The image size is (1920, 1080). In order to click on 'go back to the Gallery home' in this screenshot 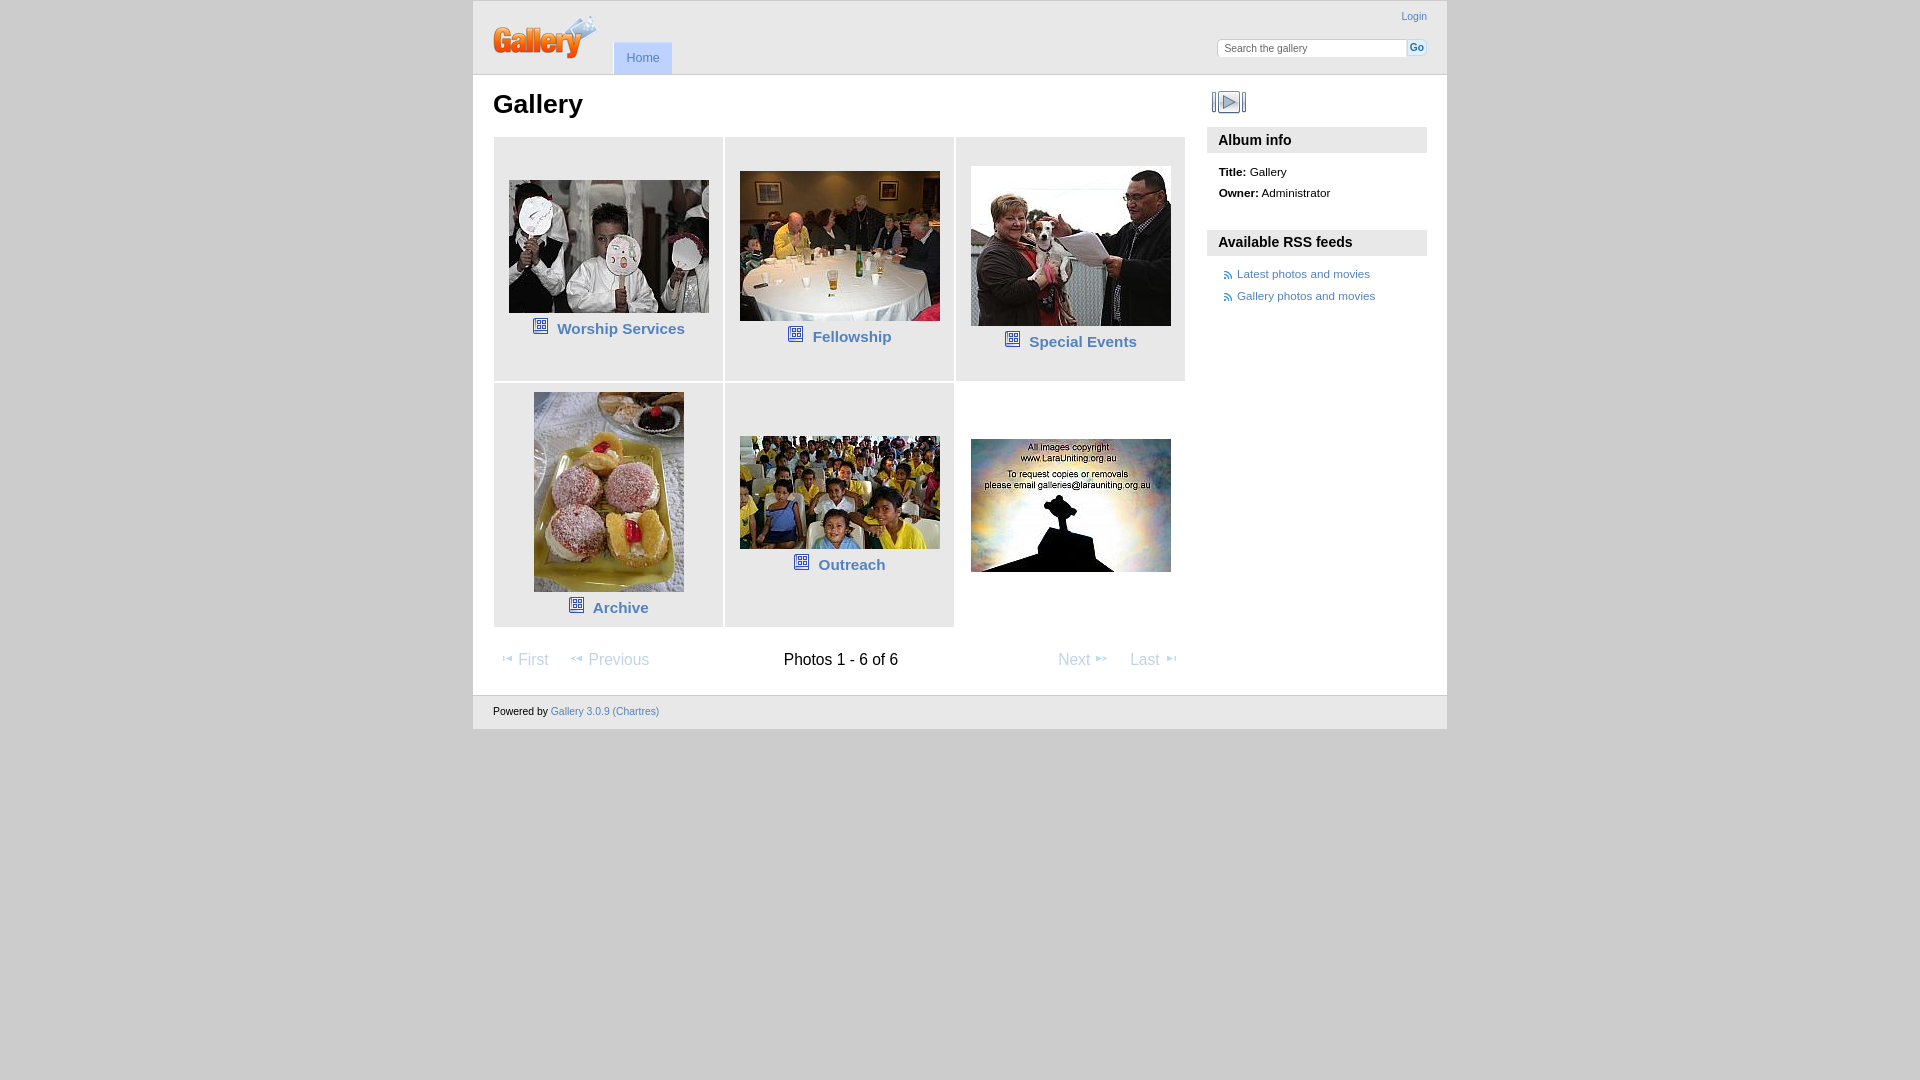, I will do `click(546, 34)`.